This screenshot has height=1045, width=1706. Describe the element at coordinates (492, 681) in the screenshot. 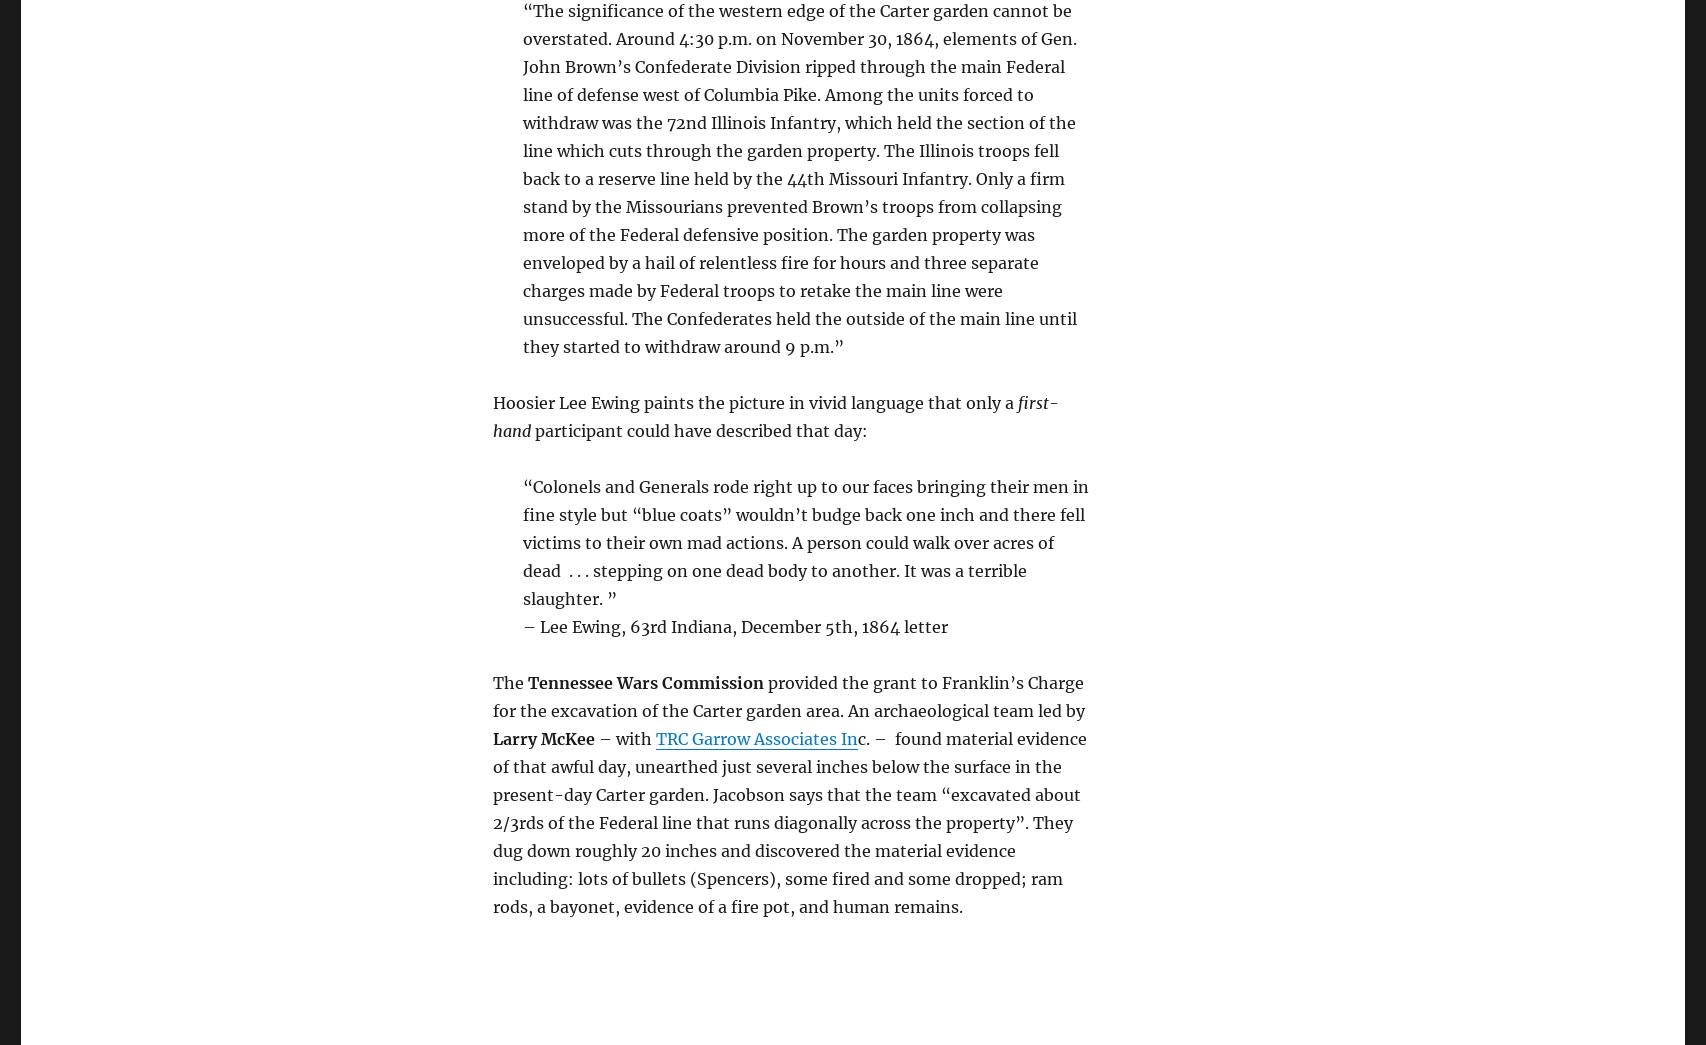

I see `'The'` at that location.